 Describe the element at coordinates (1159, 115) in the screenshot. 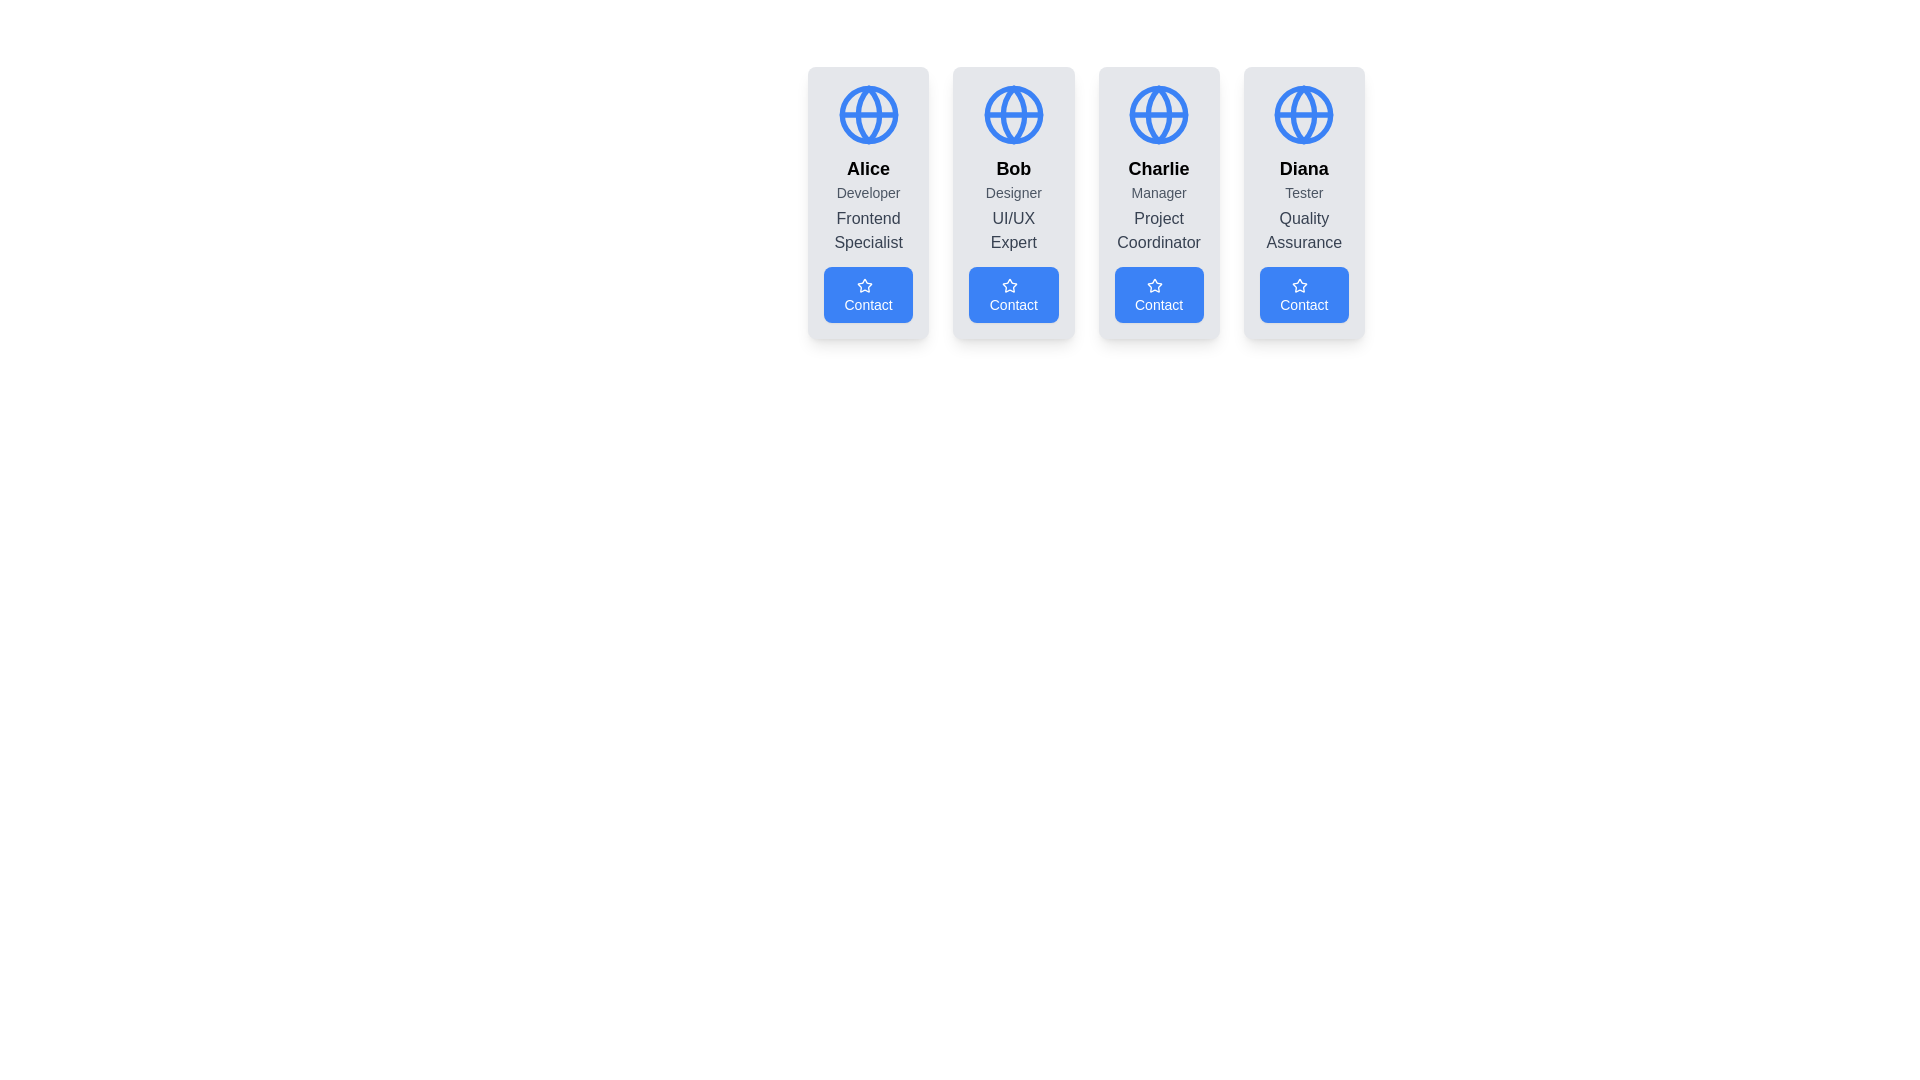

I see `the SVG circle graphic within the globe icon of Charlie's card, which is the third card from the left` at that location.